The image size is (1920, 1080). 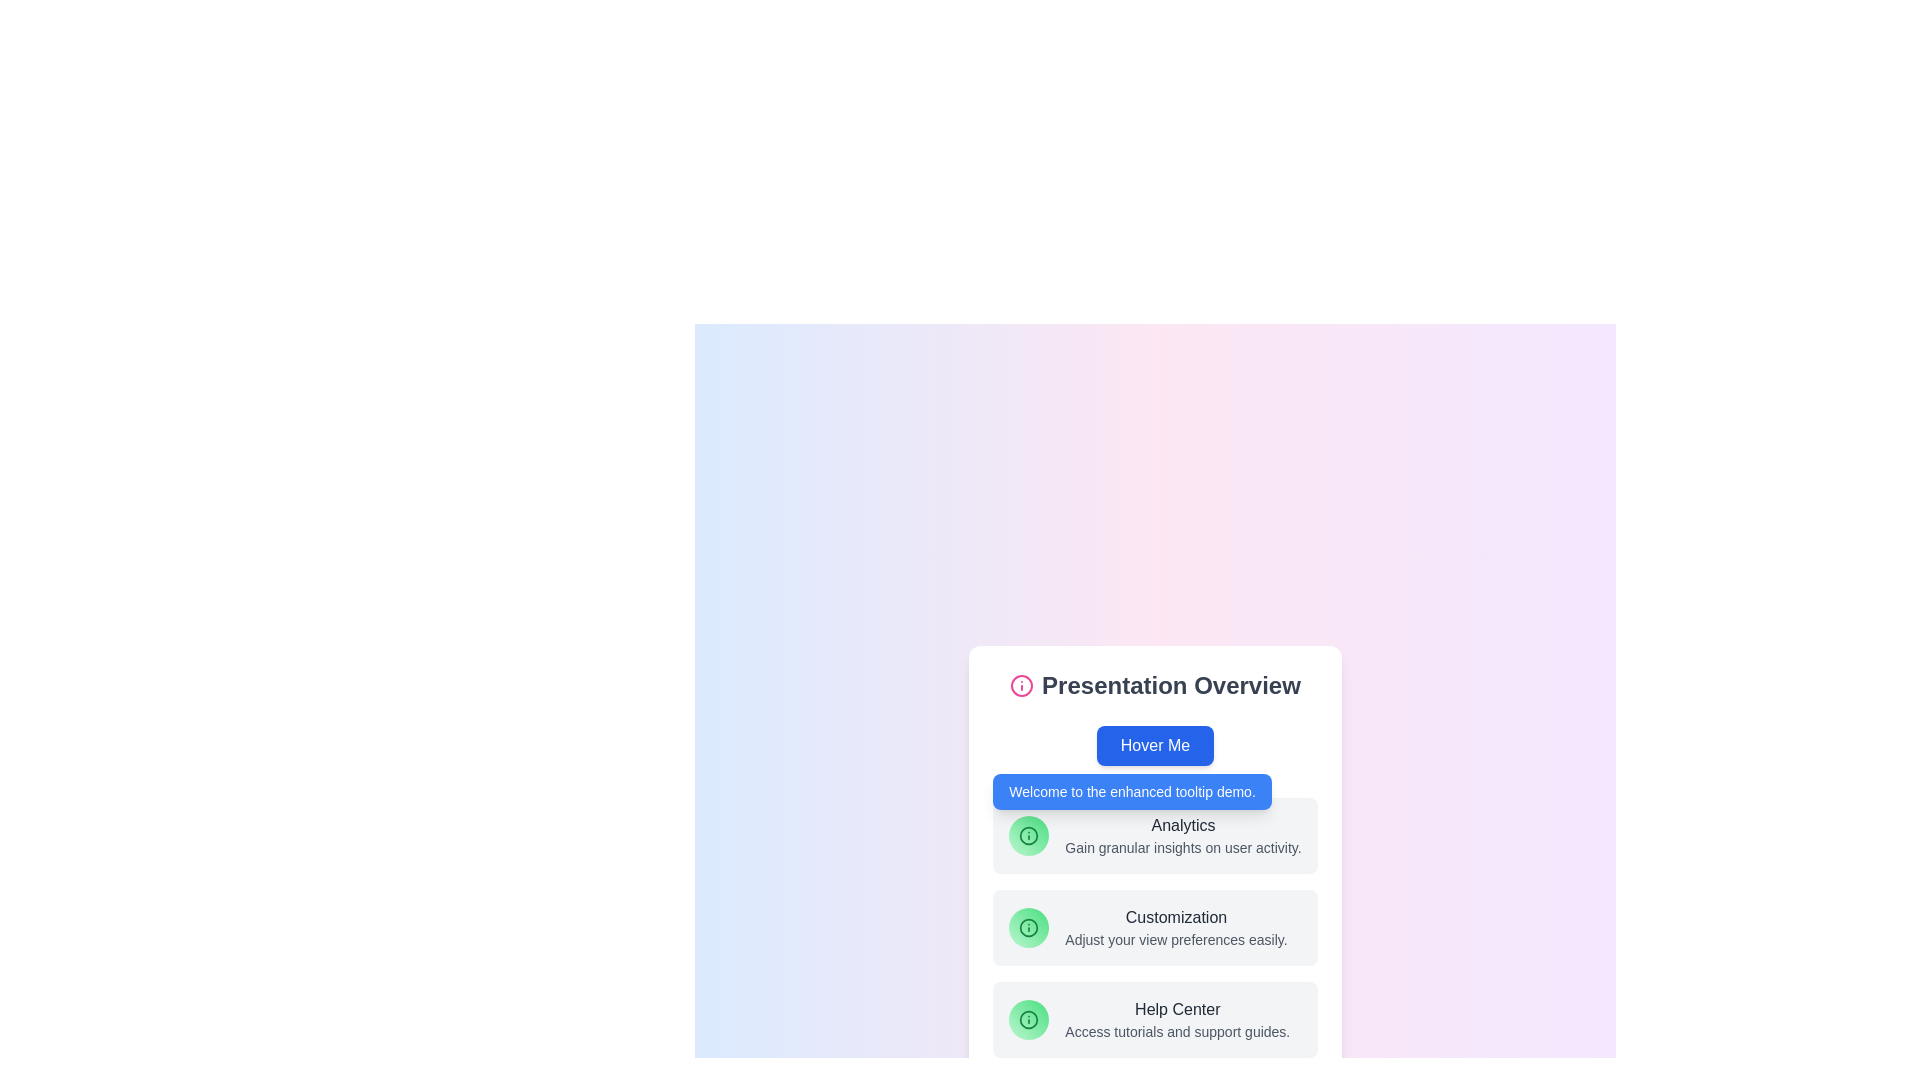 What do you see at coordinates (1176, 918) in the screenshot?
I see `the text label that serves as a title or header for the customization feature, located centrally aligned in the second card section of the list, following 'Analytics' and preceding 'Help Center'` at bounding box center [1176, 918].